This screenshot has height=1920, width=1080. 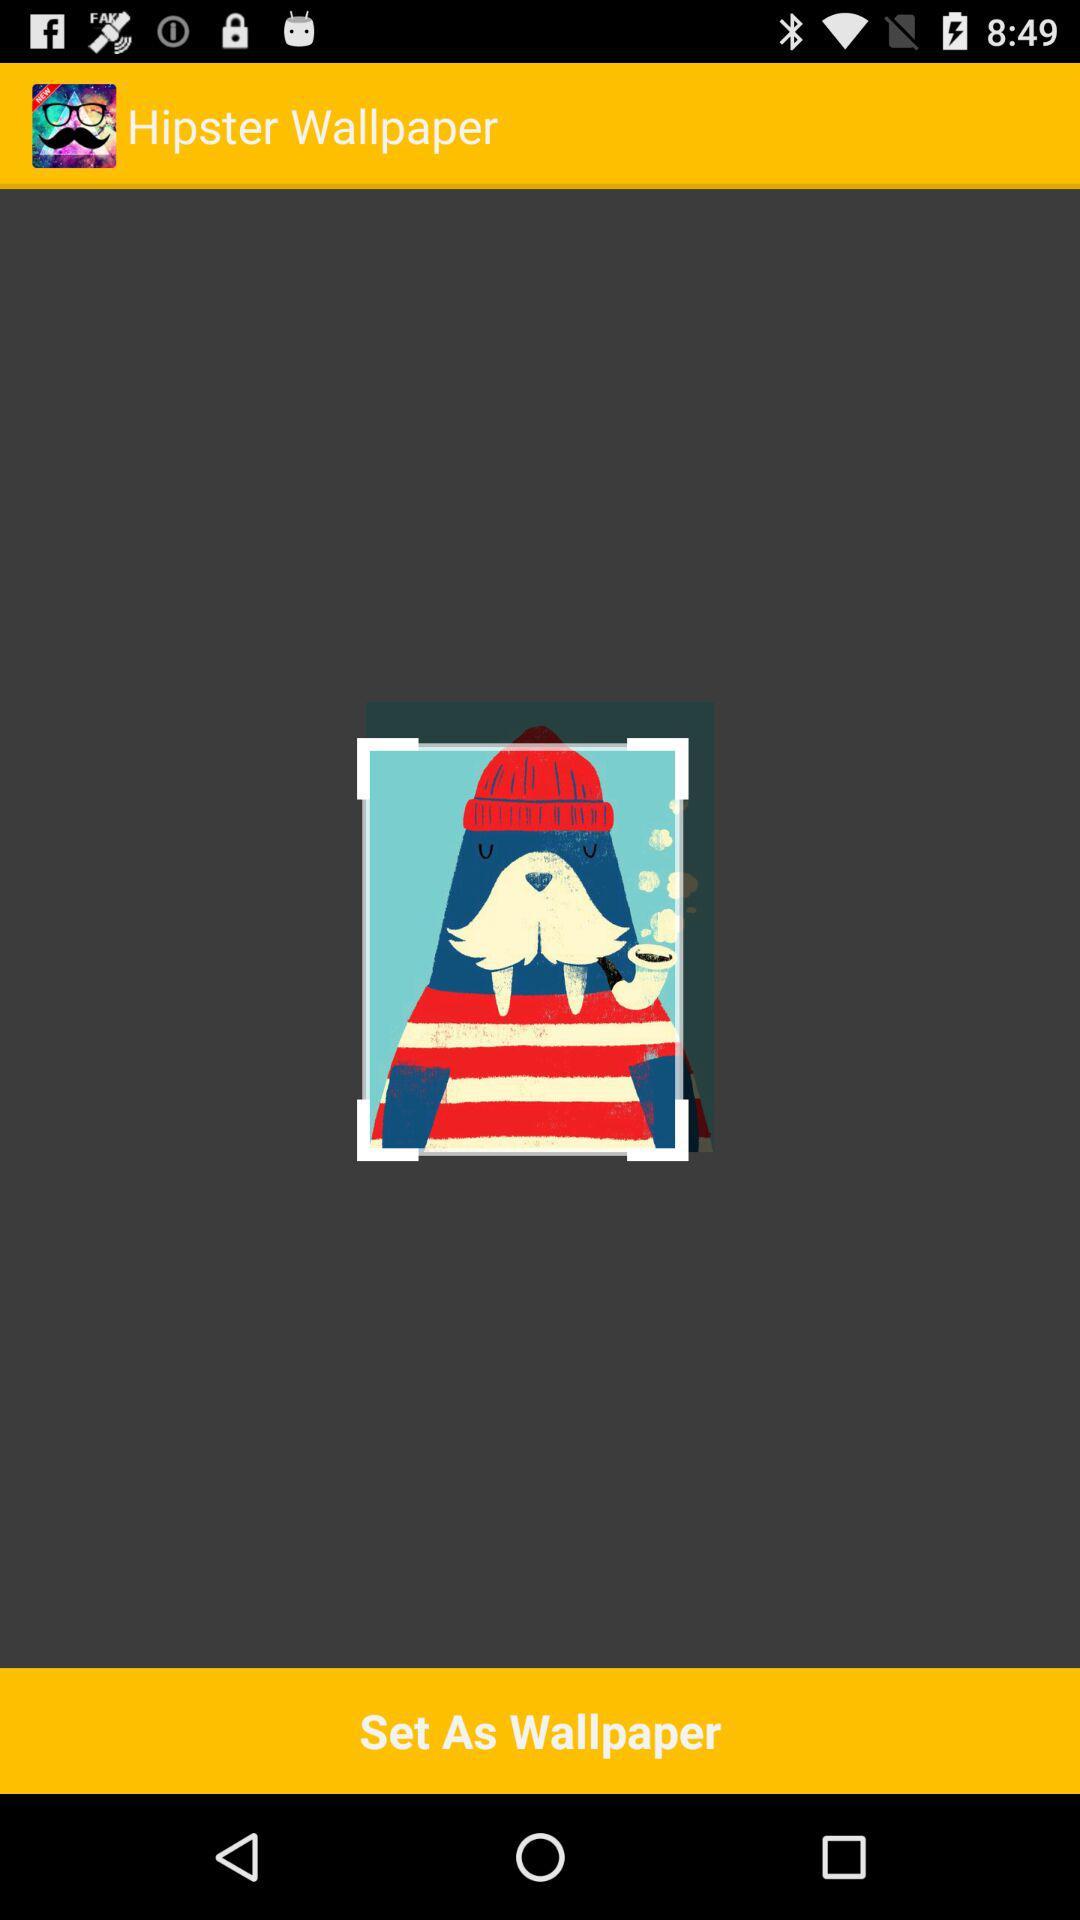 I want to click on the set as wallpaper item, so click(x=540, y=1730).